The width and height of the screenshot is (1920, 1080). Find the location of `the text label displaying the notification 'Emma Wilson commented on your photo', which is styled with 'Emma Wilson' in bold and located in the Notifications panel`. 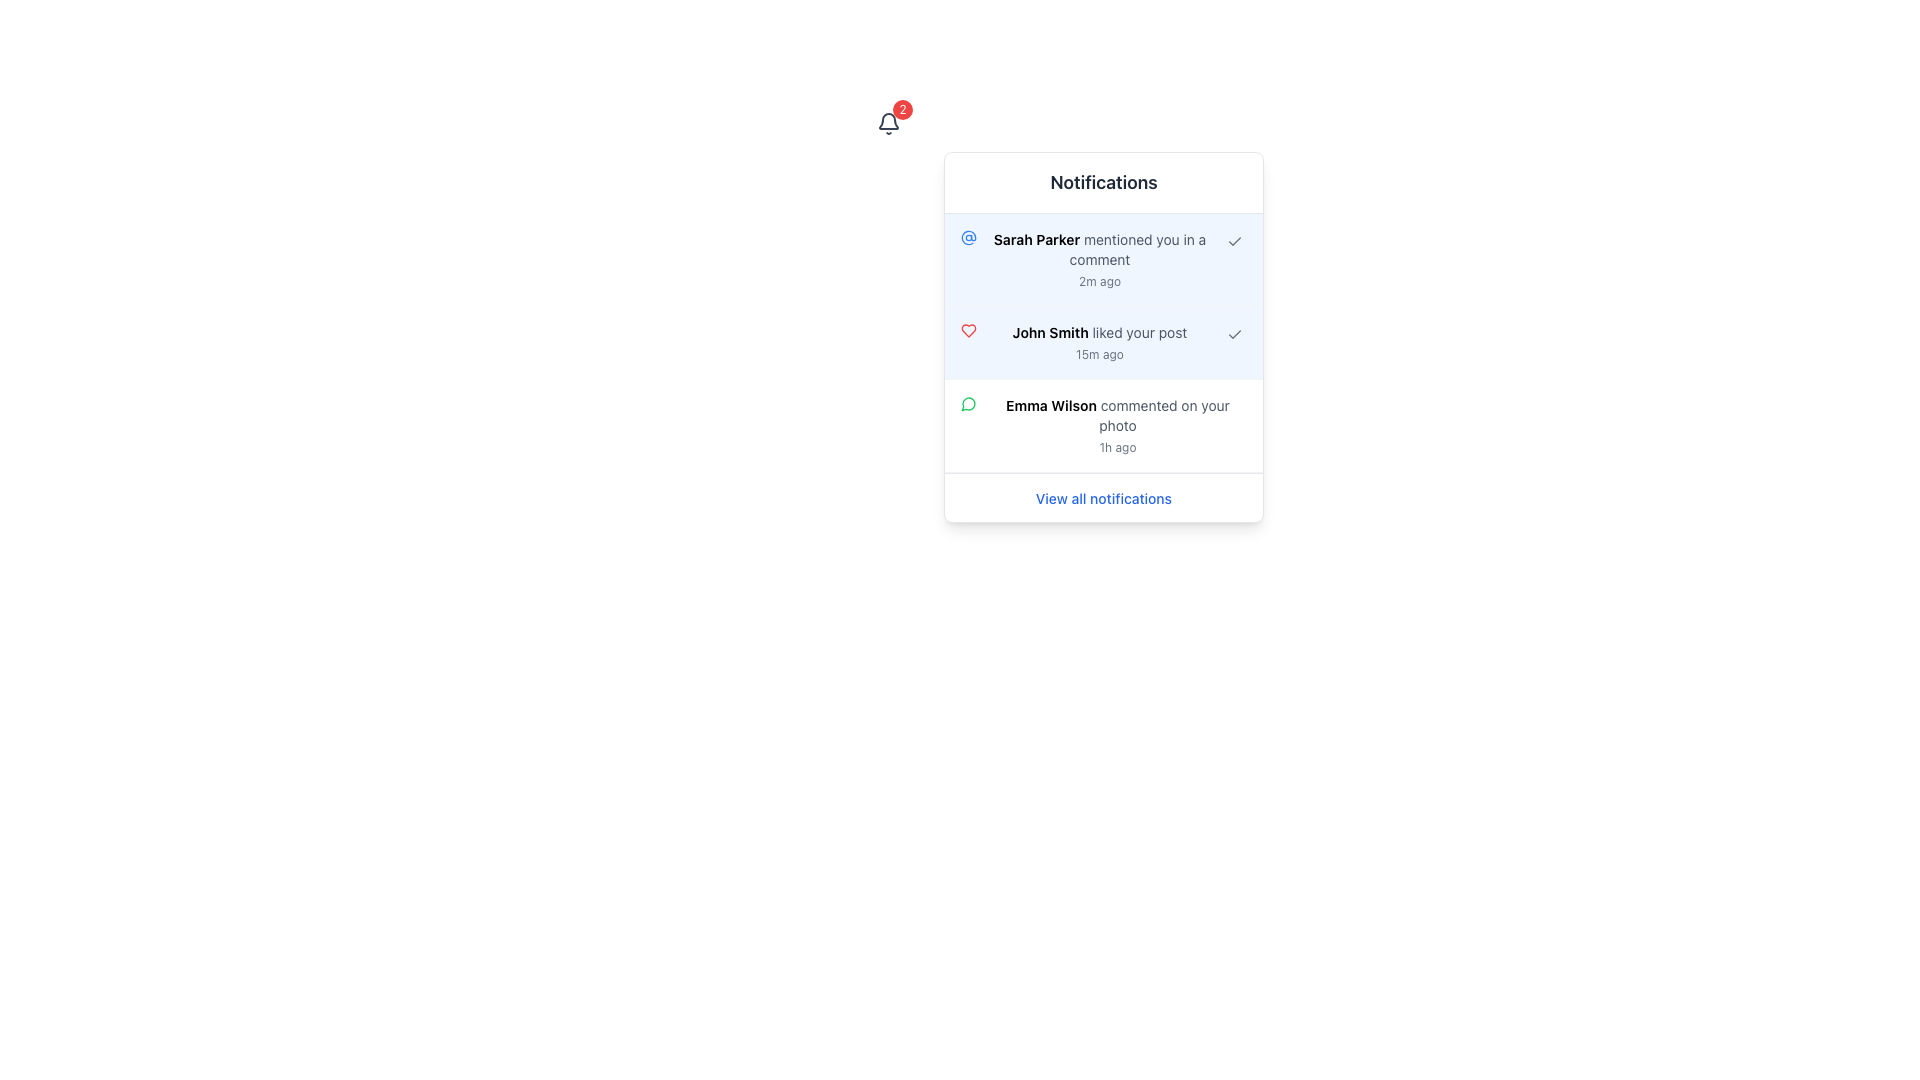

the text label displaying the notification 'Emma Wilson commented on your photo', which is styled with 'Emma Wilson' in bold and located in the Notifications panel is located at coordinates (1117, 415).